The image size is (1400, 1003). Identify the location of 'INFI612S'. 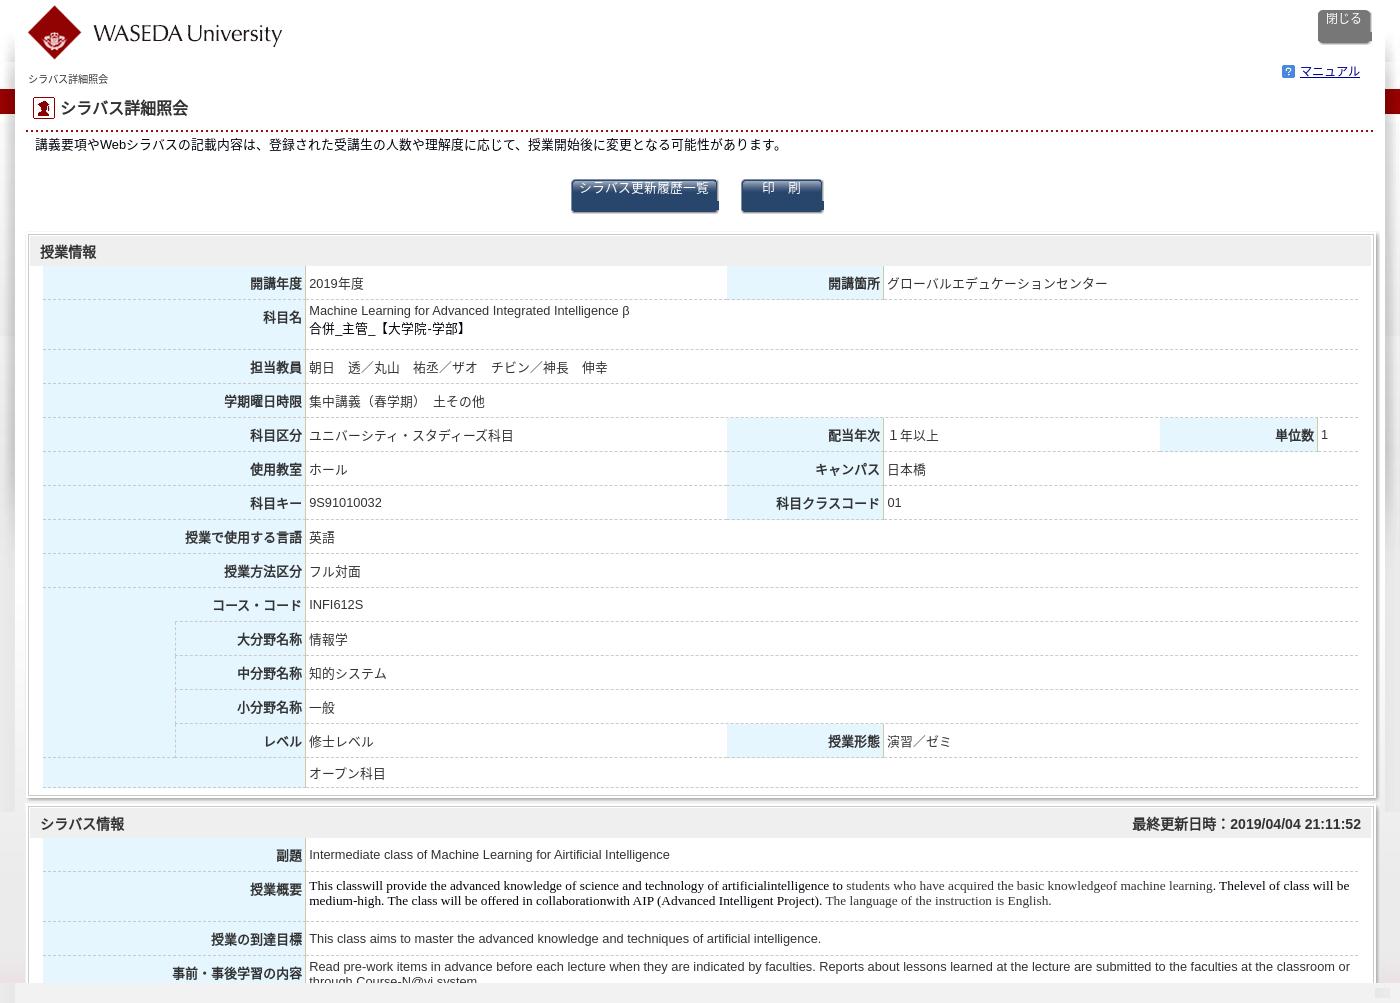
(336, 603).